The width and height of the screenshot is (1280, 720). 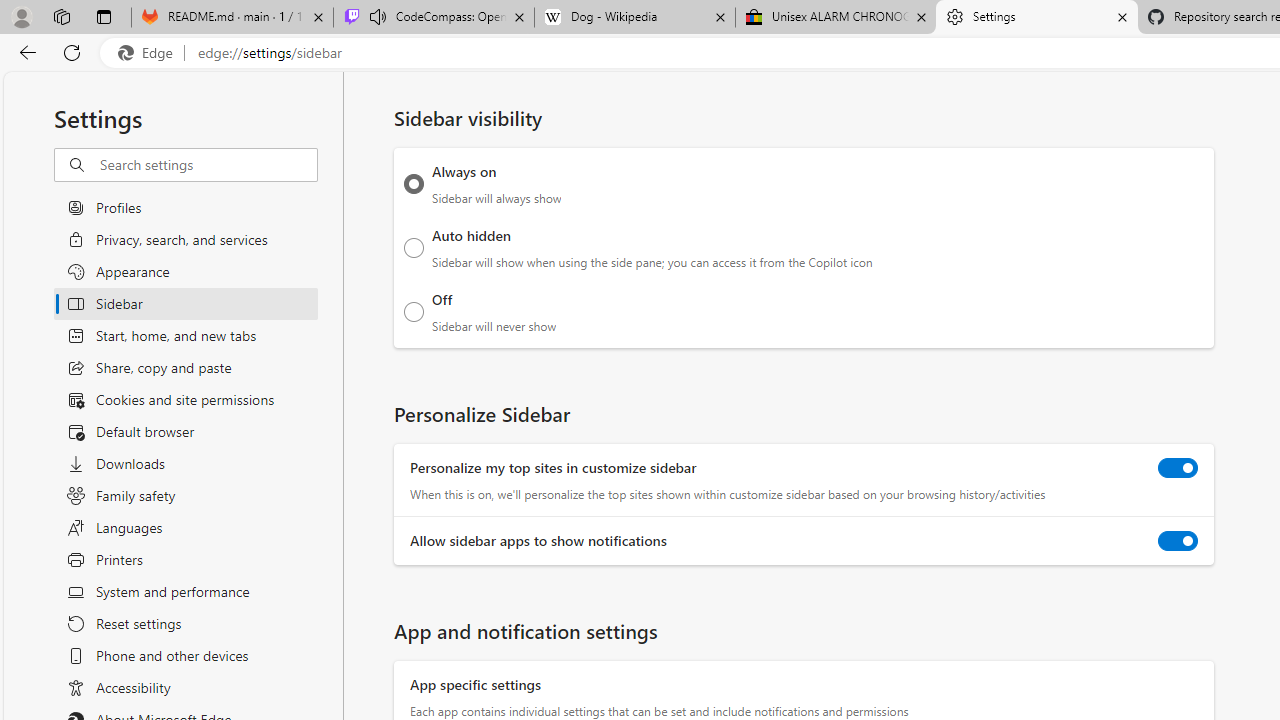 What do you see at coordinates (378, 16) in the screenshot?
I see `'Mute tab'` at bounding box center [378, 16].